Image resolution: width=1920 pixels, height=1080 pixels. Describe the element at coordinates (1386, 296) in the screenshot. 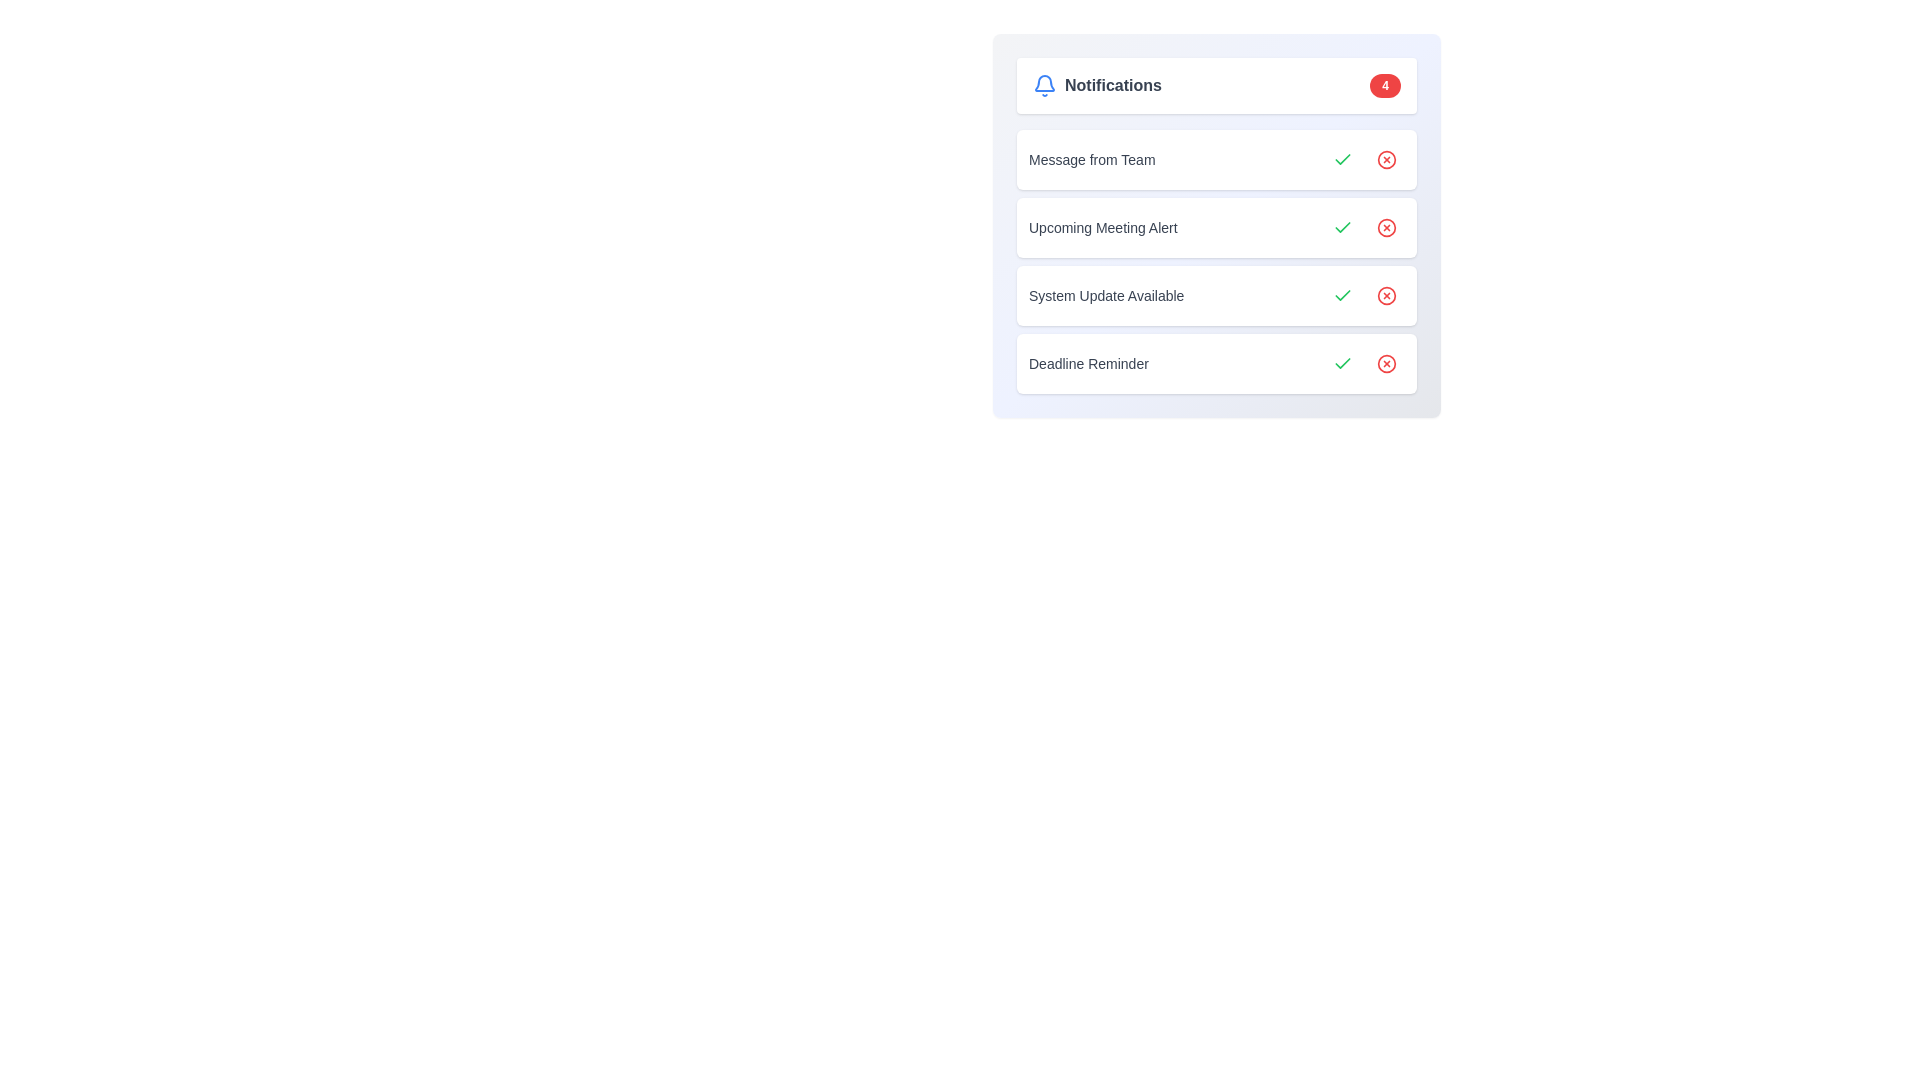

I see `the dismiss button icon on the right side of the 'System Update Available' notification` at that location.